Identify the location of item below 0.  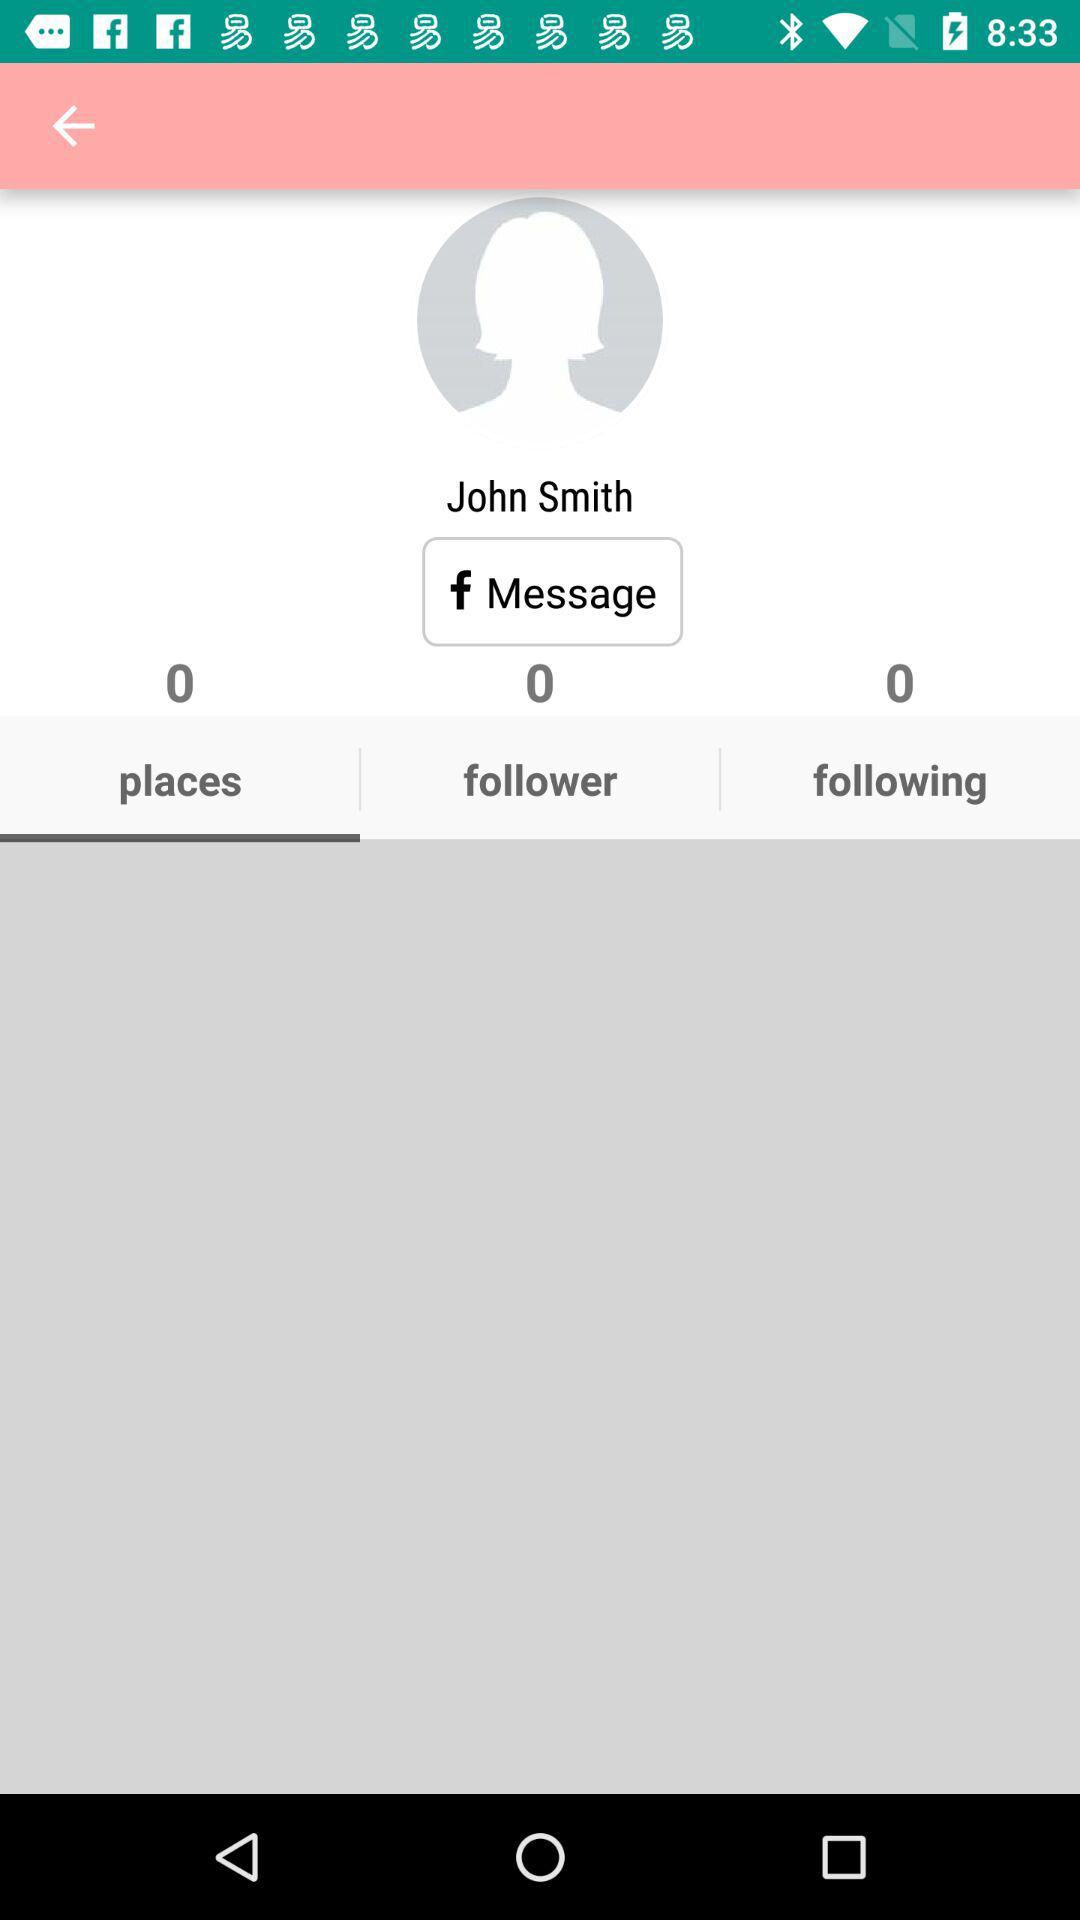
(898, 778).